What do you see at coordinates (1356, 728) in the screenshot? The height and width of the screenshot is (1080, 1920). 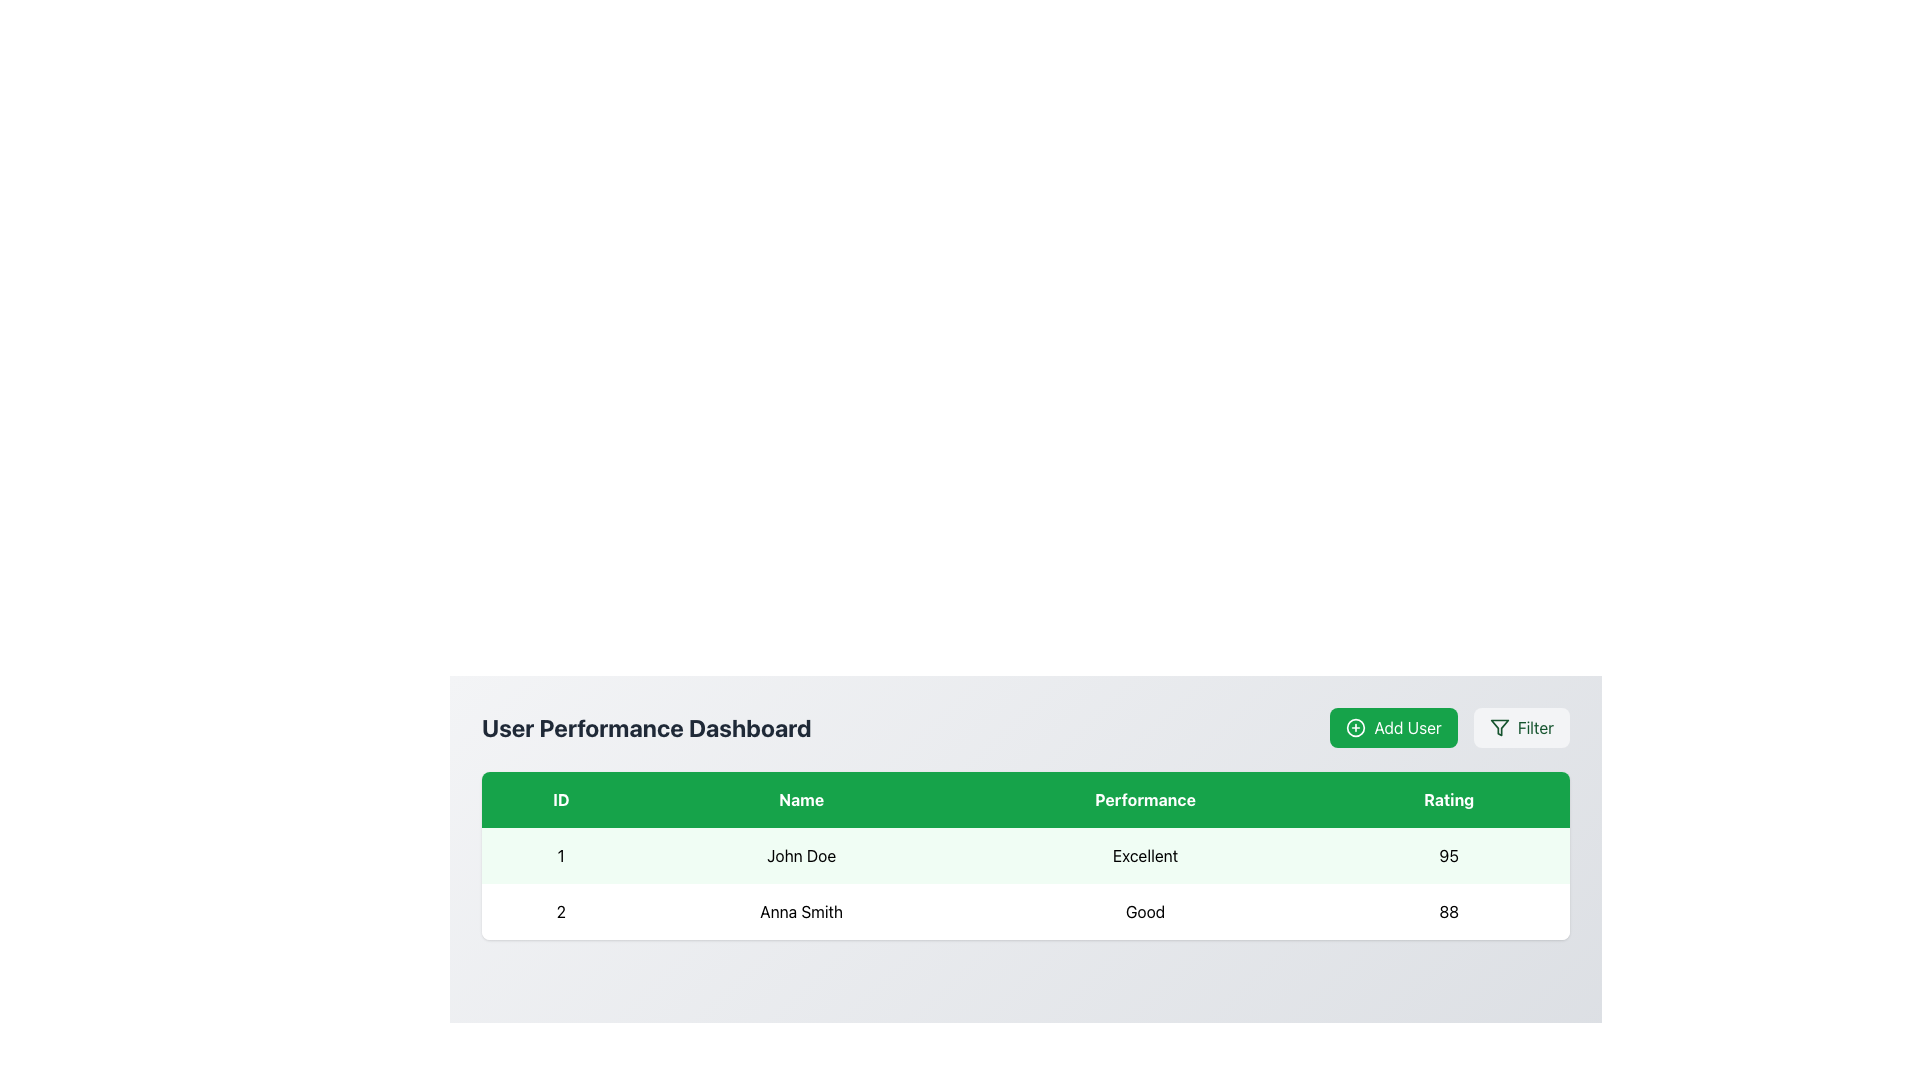 I see `the decorative icon representing a circle with a plus sign, which is located within the 'Add User' button, positioned to the right and slightly above a table displaying user performance data` at bounding box center [1356, 728].